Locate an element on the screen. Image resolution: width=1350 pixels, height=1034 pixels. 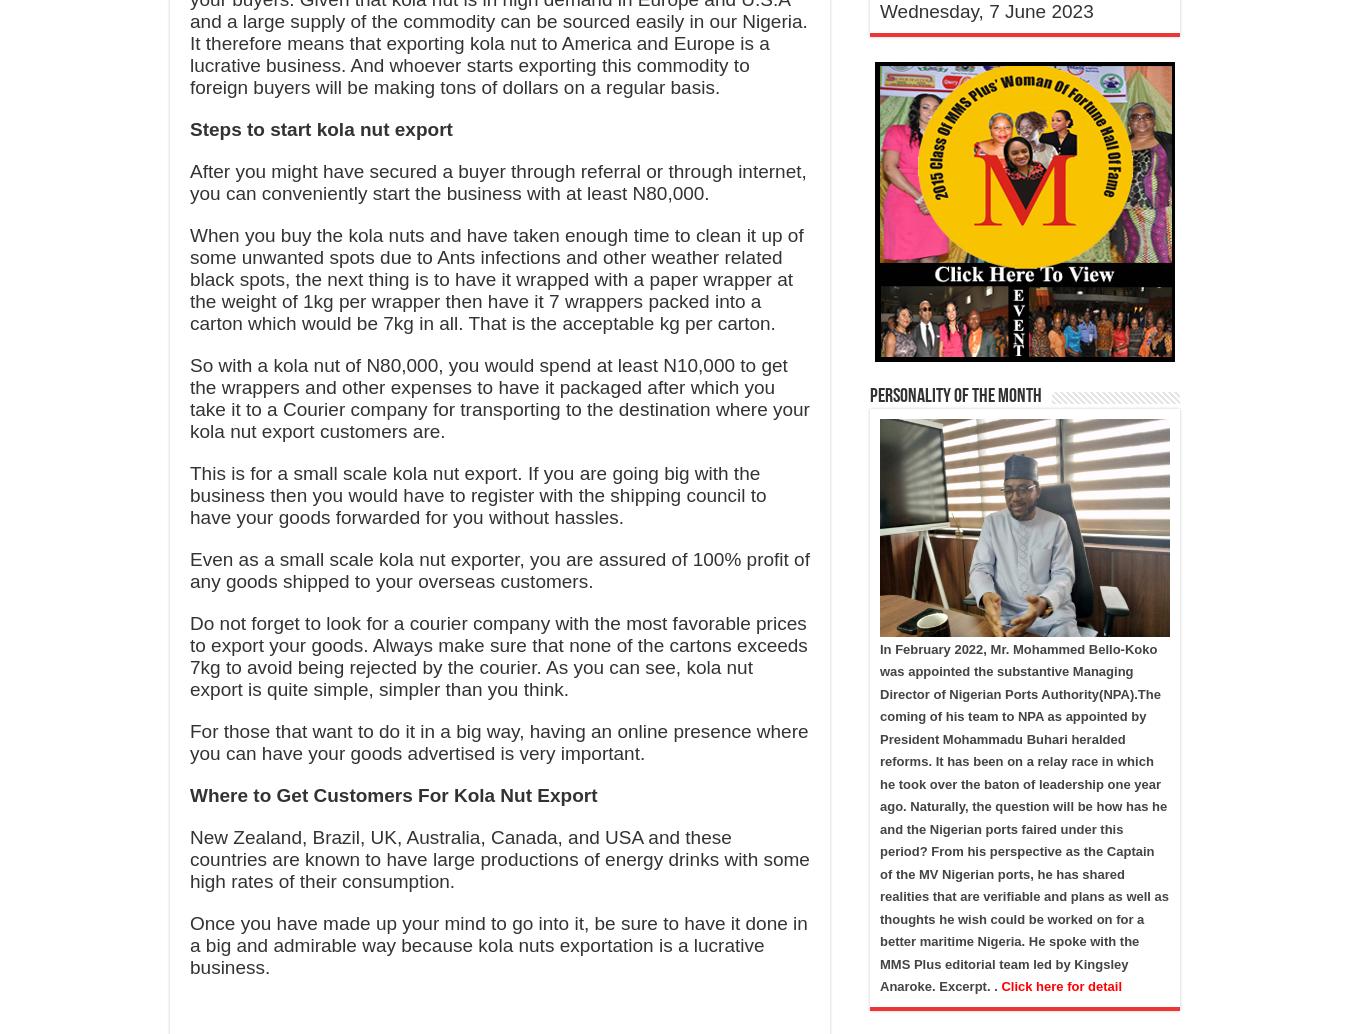
'personality of the month' is located at coordinates (954, 395).